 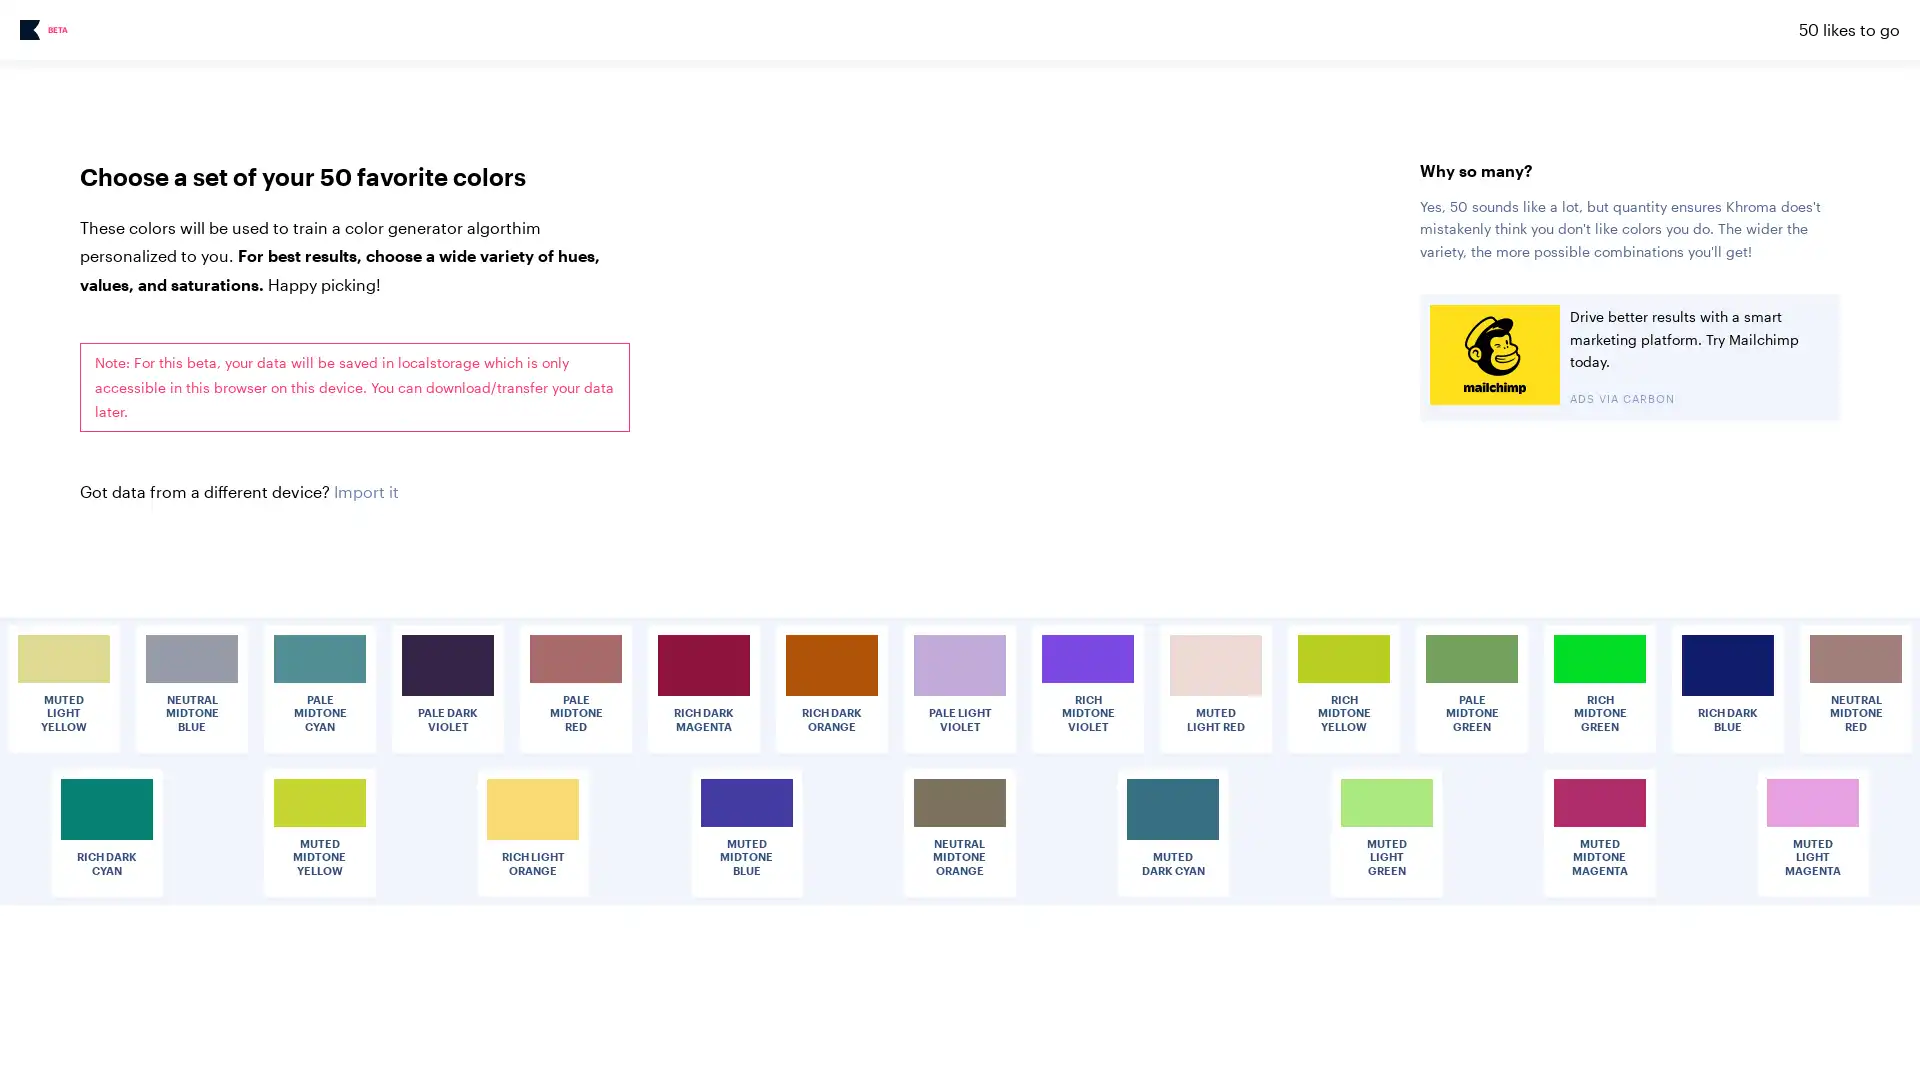 I want to click on Choose File, so click(x=384, y=493).